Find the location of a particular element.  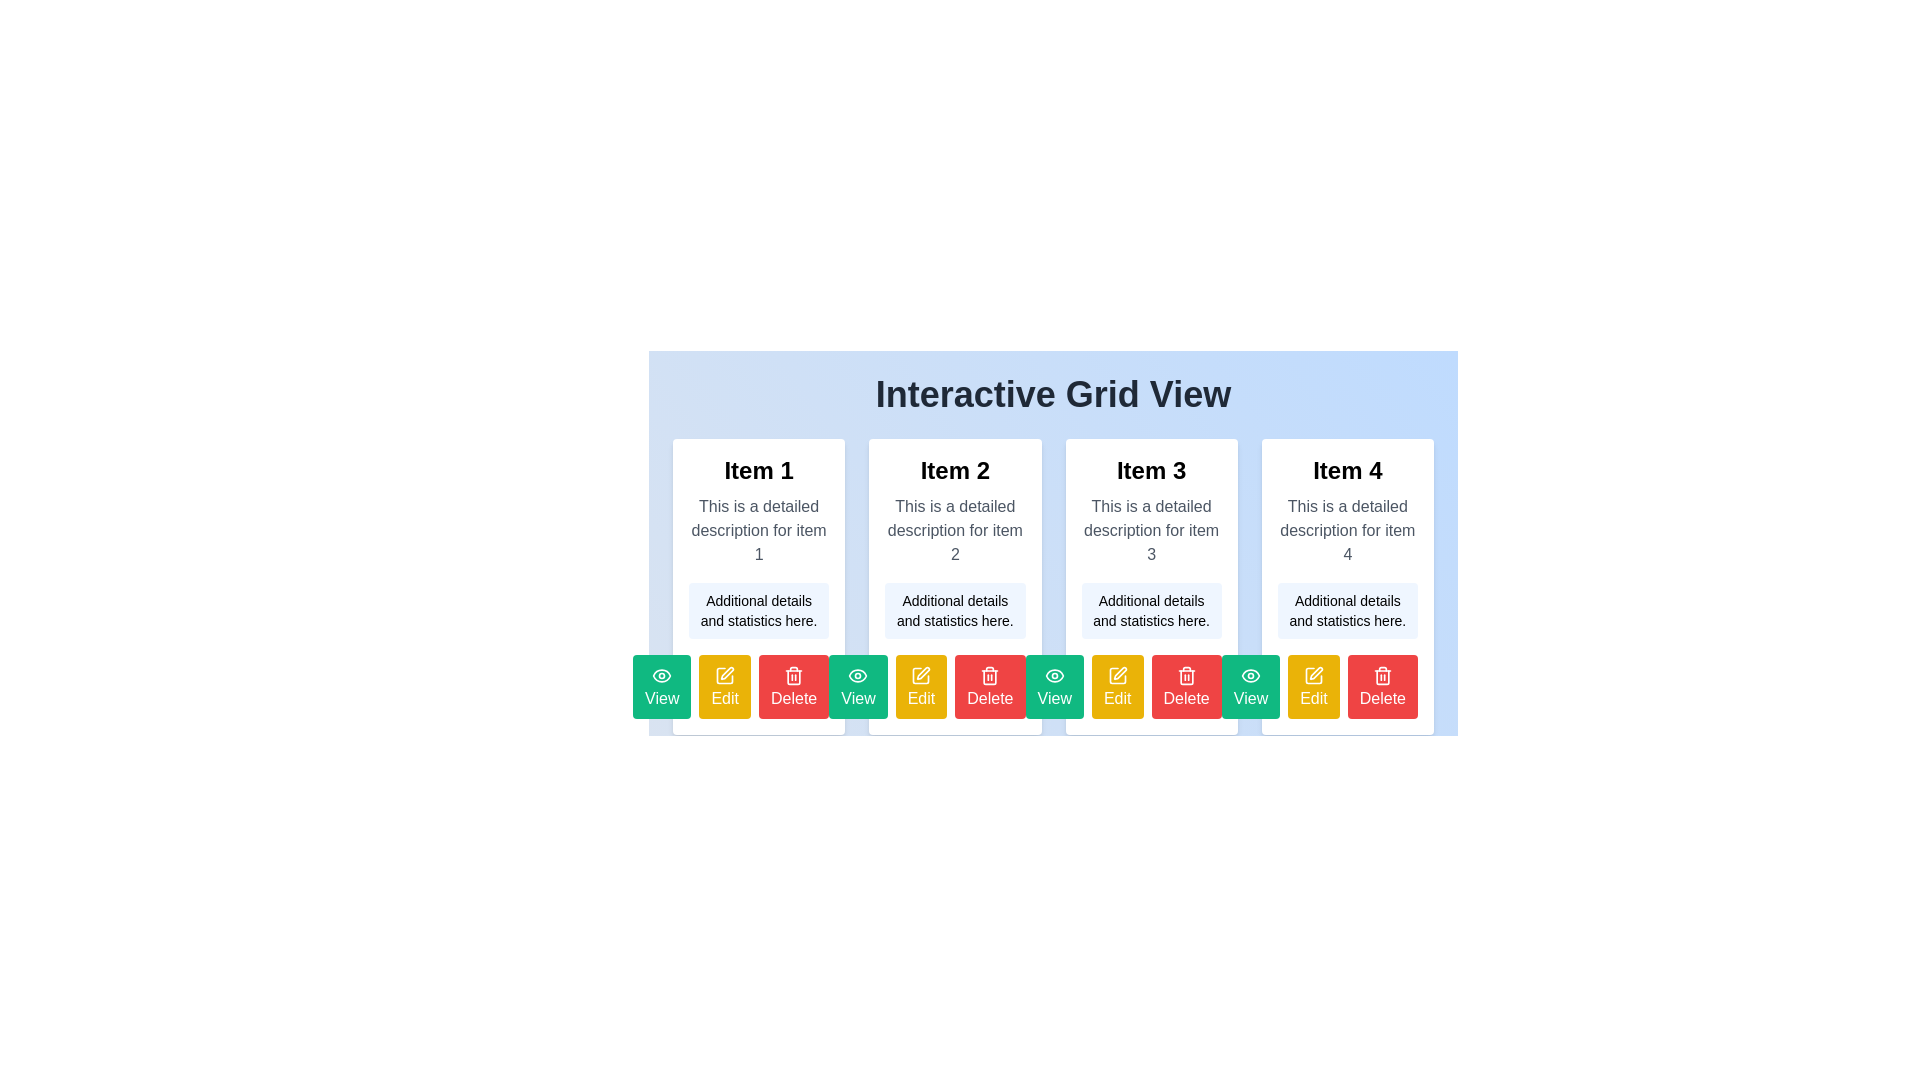

the title text element at the top of the first card in the grid layout, which serves as a quick label or identifier for the card's content is located at coordinates (758, 470).